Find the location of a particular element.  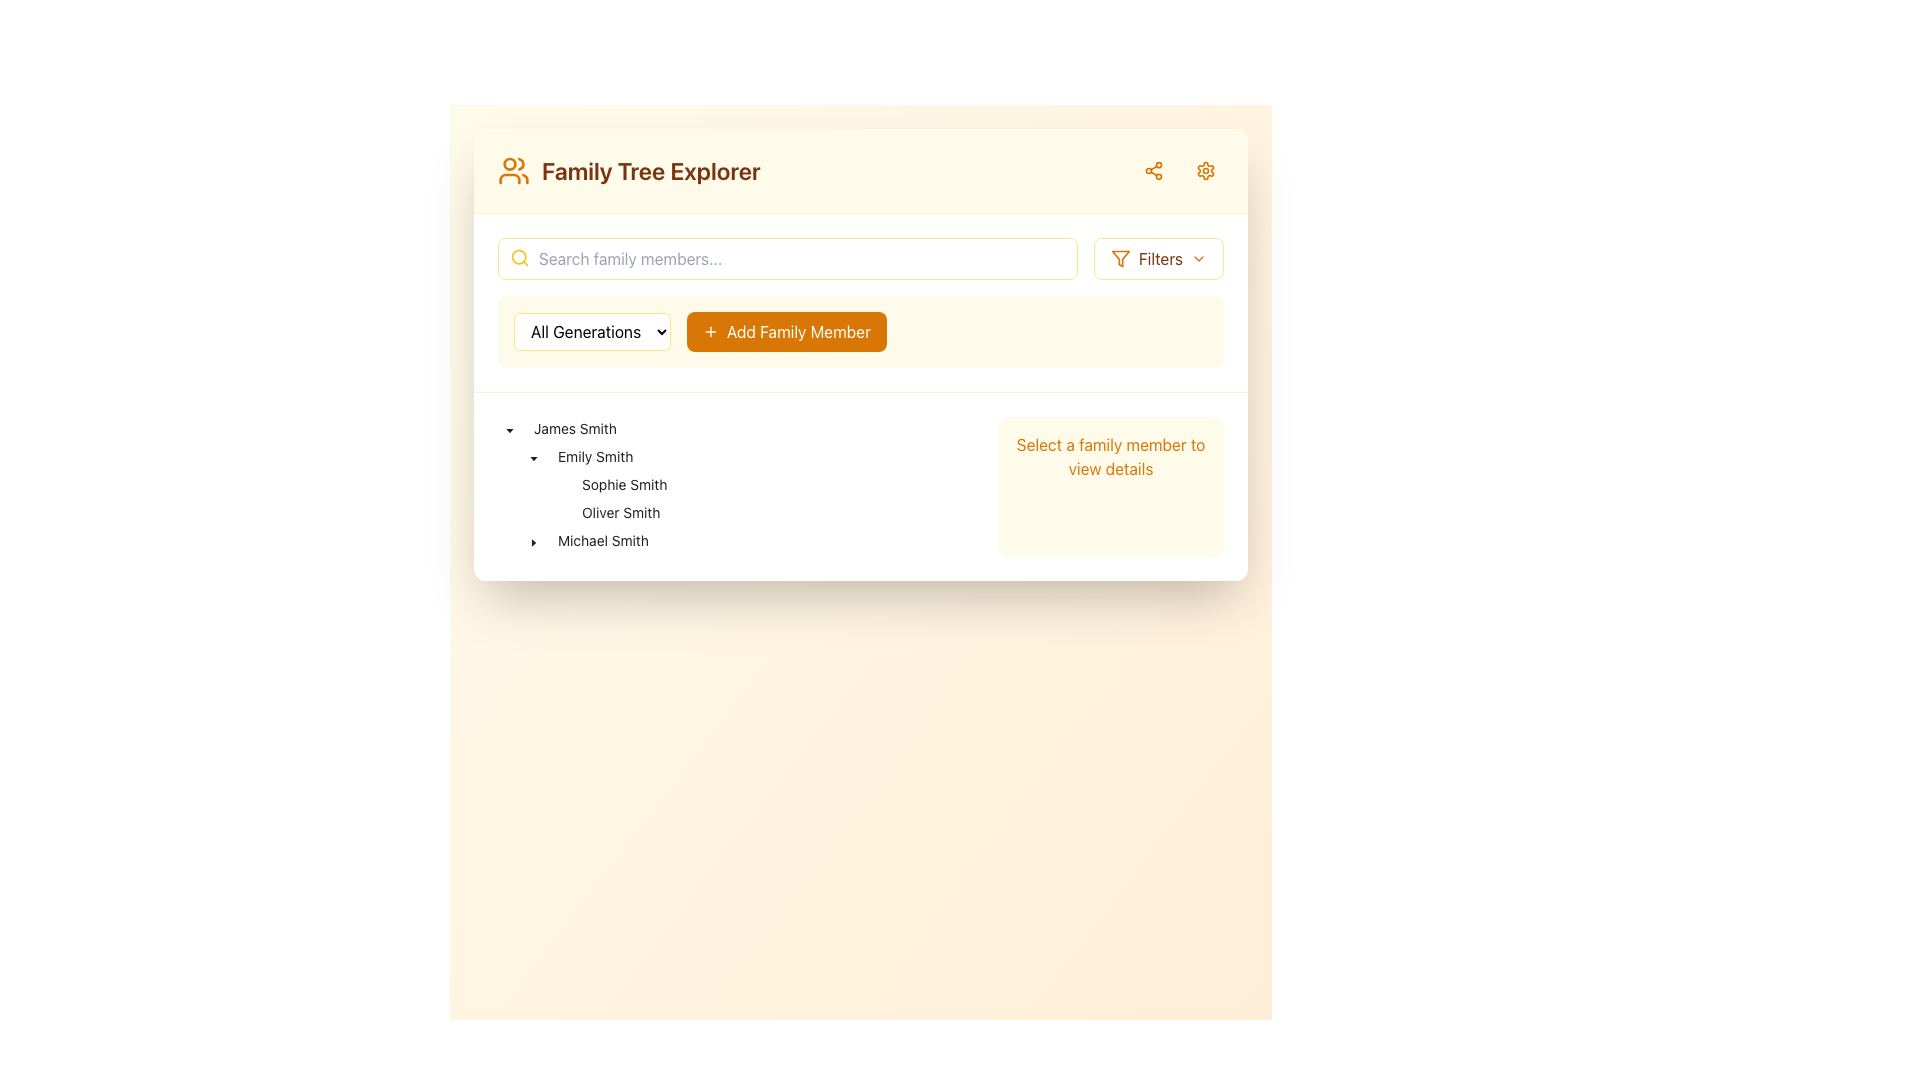

to select the text node labeled 'Oliver Smith' in the tree view, which is the second sub-item under 'Emily Smith' is located at coordinates (619, 512).